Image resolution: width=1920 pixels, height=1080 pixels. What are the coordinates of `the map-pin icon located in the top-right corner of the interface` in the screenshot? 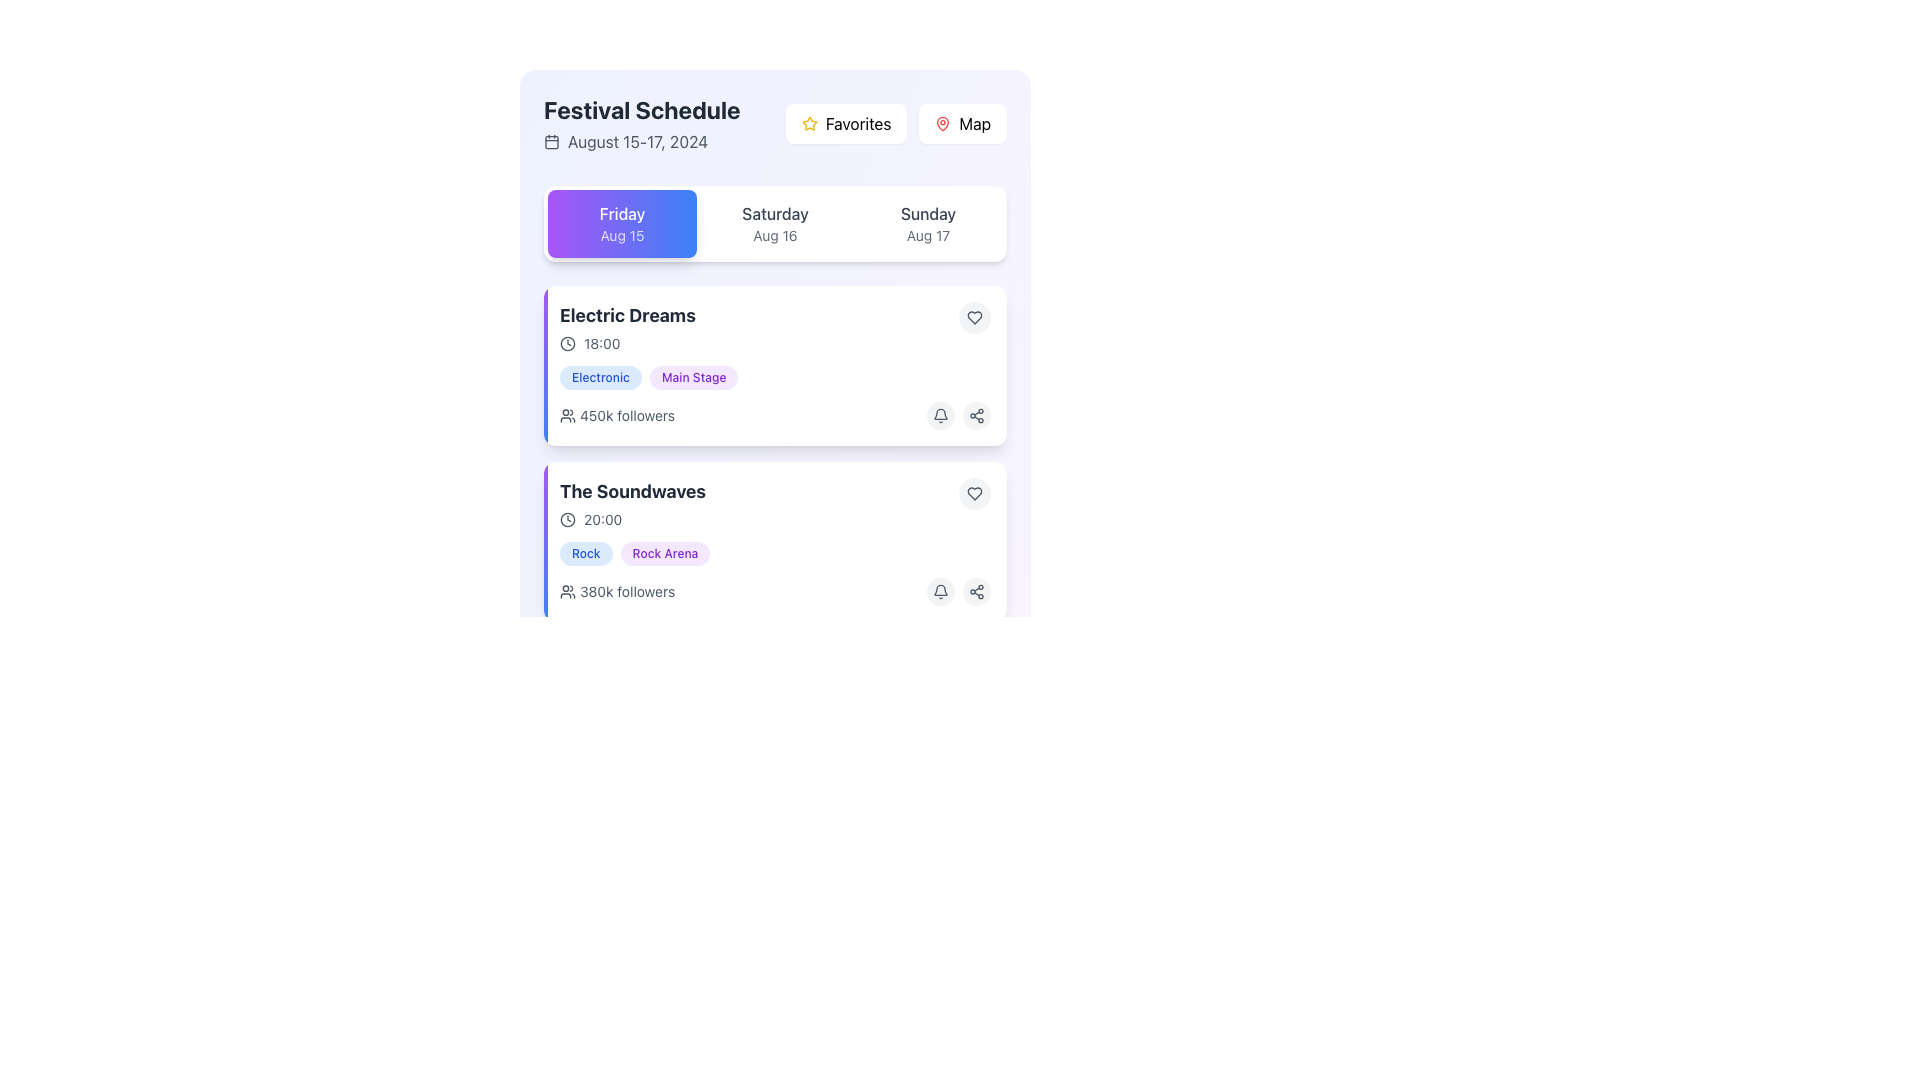 It's located at (942, 123).